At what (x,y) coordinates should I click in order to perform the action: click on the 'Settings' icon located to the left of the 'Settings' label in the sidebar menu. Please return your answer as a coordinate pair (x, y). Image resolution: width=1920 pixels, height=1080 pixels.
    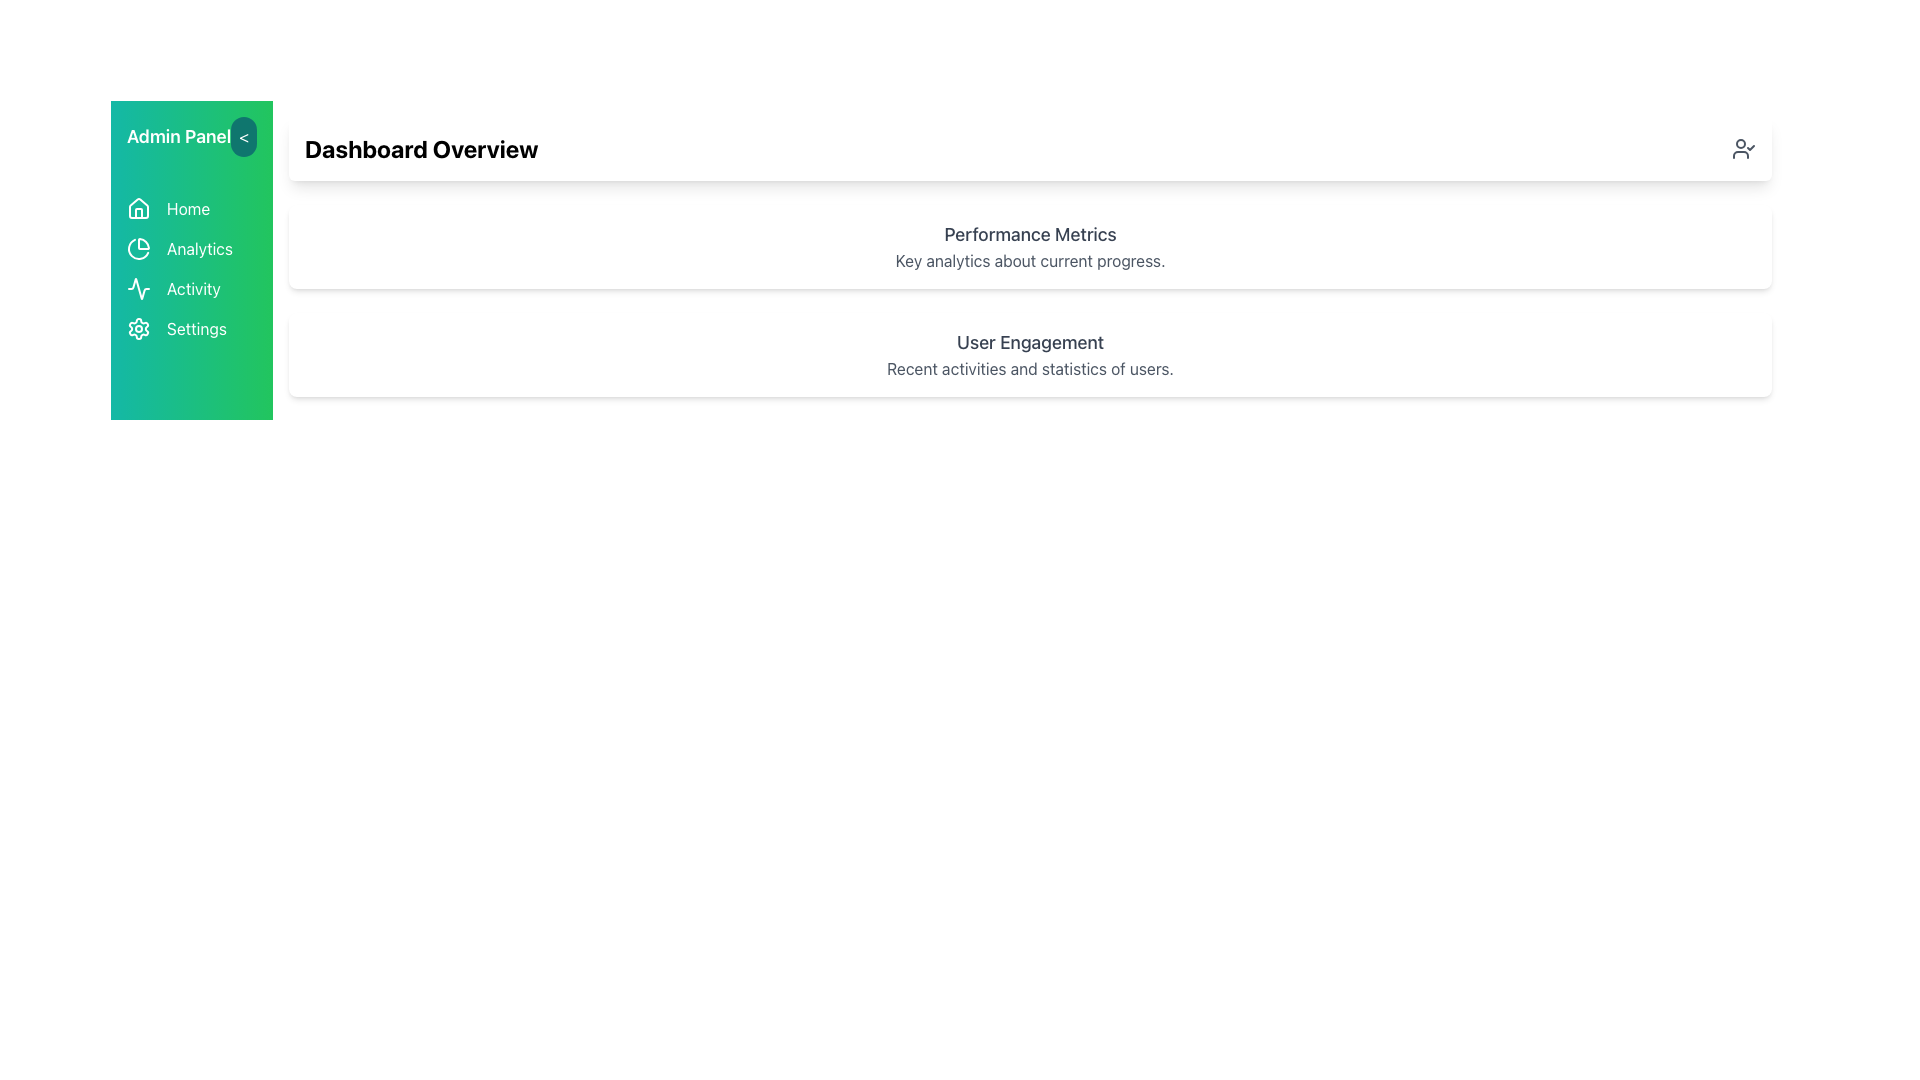
    Looking at the image, I should click on (138, 327).